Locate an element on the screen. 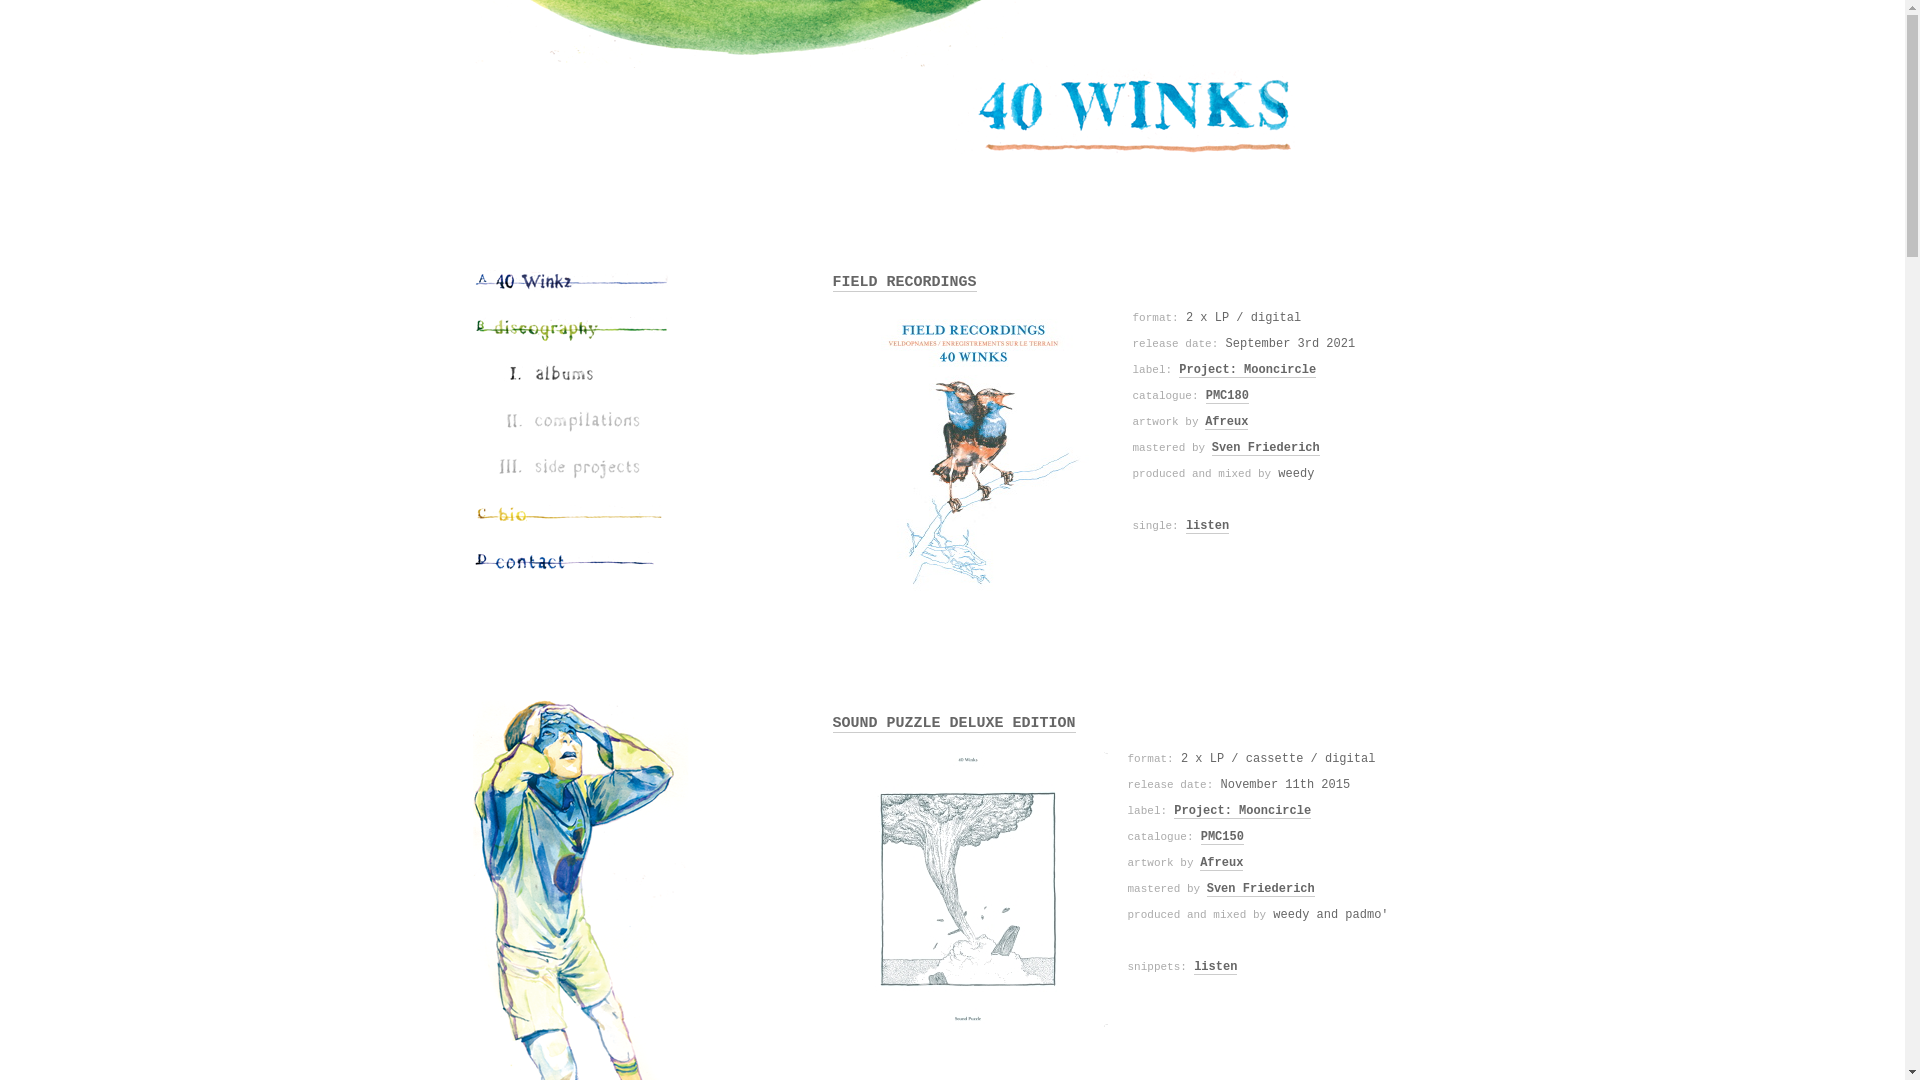  'Bio' is located at coordinates (470, 517).